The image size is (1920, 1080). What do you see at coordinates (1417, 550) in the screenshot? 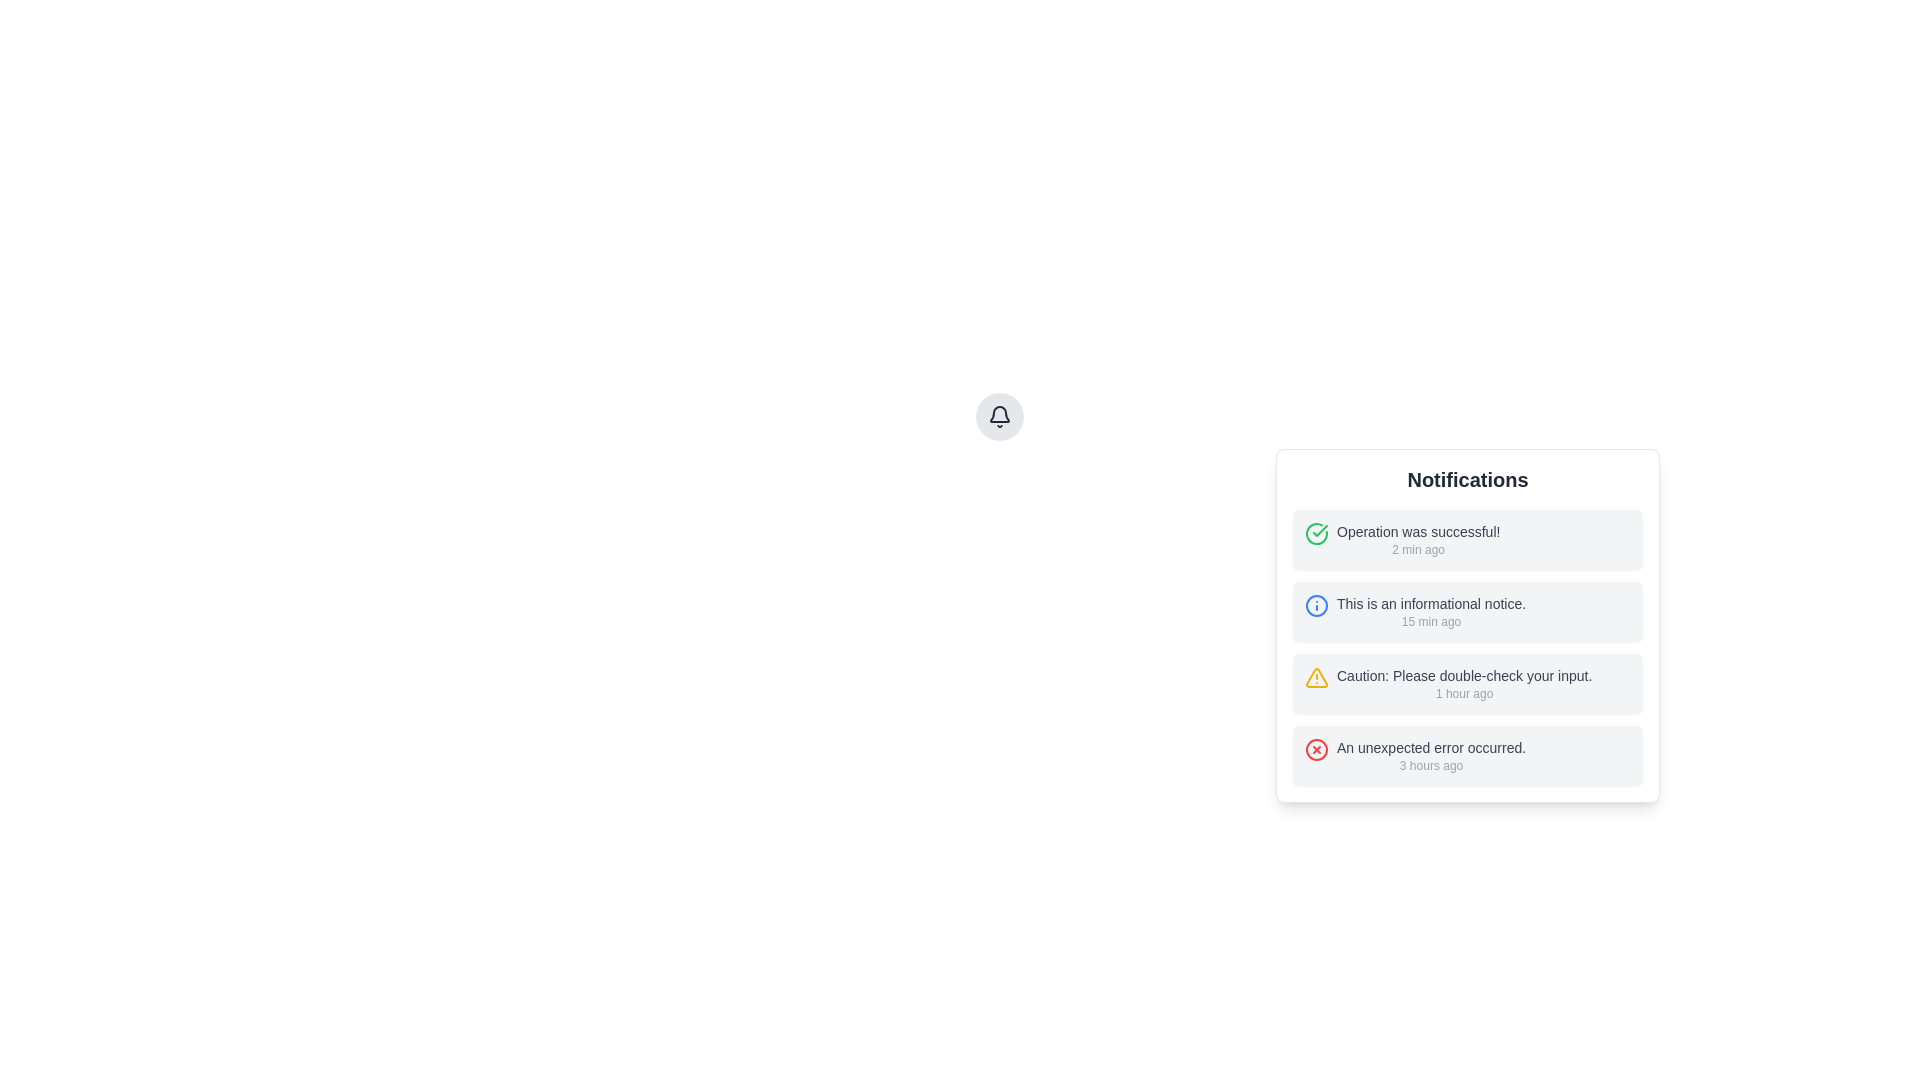
I see `the Text Label indicating the time elapsed since the notification 'Operation was successful!'` at bounding box center [1417, 550].